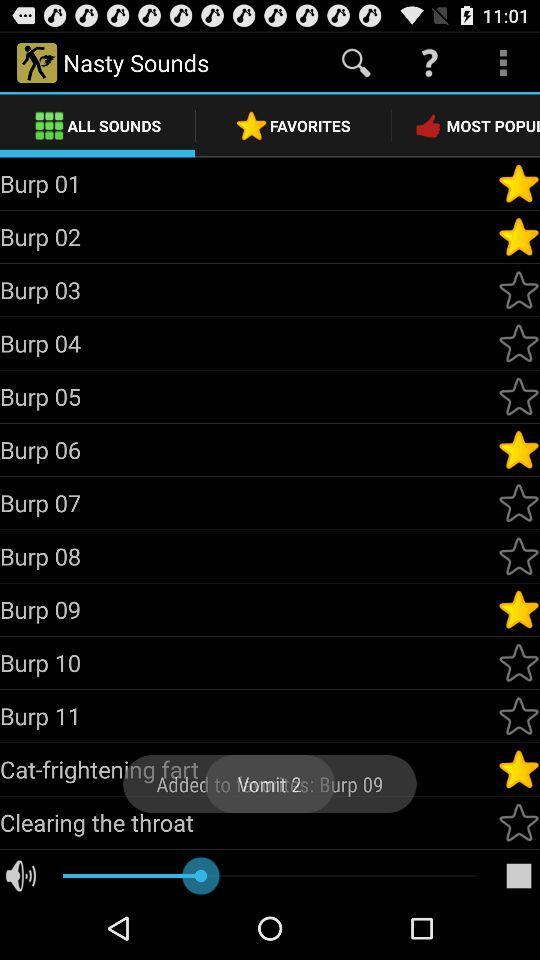 This screenshot has height=960, width=540. Describe the element at coordinates (518, 502) in the screenshot. I see `as favorite` at that location.